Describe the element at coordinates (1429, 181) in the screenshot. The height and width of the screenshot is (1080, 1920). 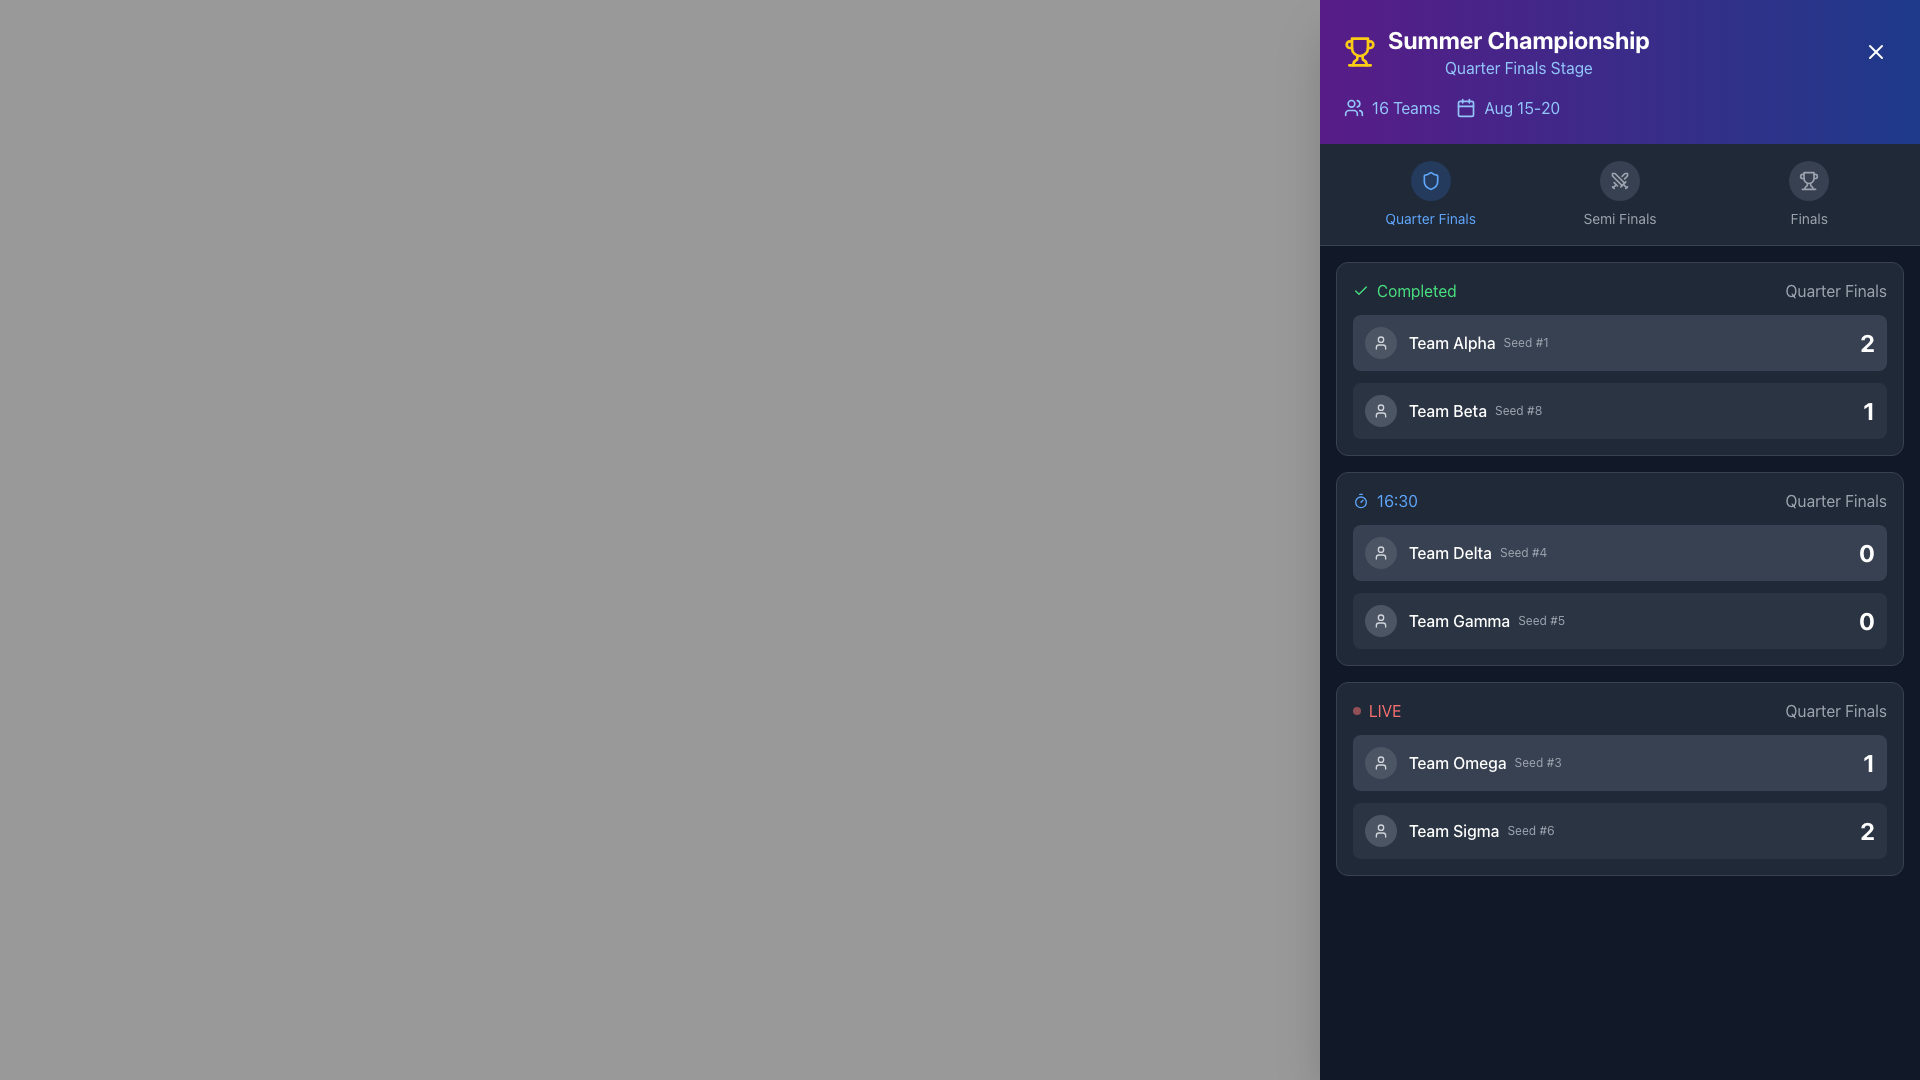
I see `the circular button with a shield graphic labeled 'Quarter Finals'` at that location.